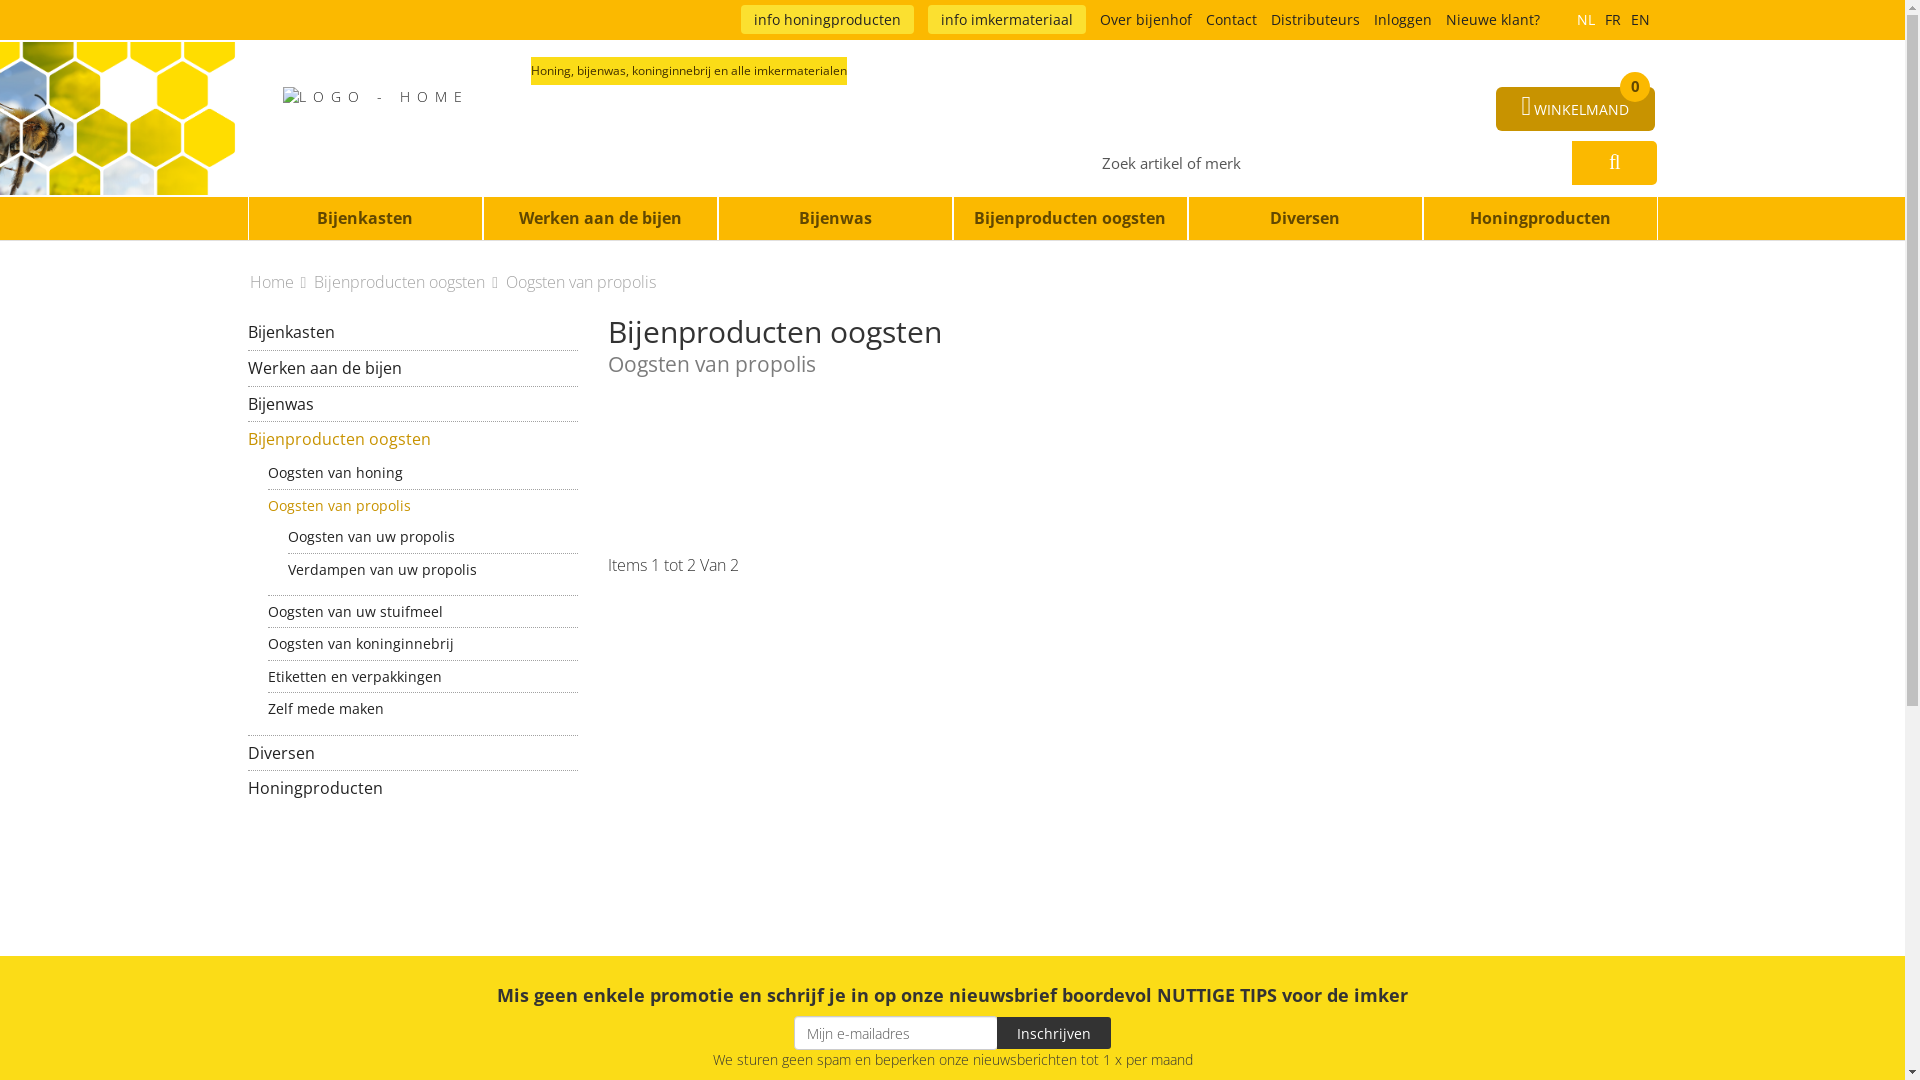 Image resolution: width=1920 pixels, height=1080 pixels. What do you see at coordinates (1146, 19) in the screenshot?
I see `'Over bijenhof'` at bounding box center [1146, 19].